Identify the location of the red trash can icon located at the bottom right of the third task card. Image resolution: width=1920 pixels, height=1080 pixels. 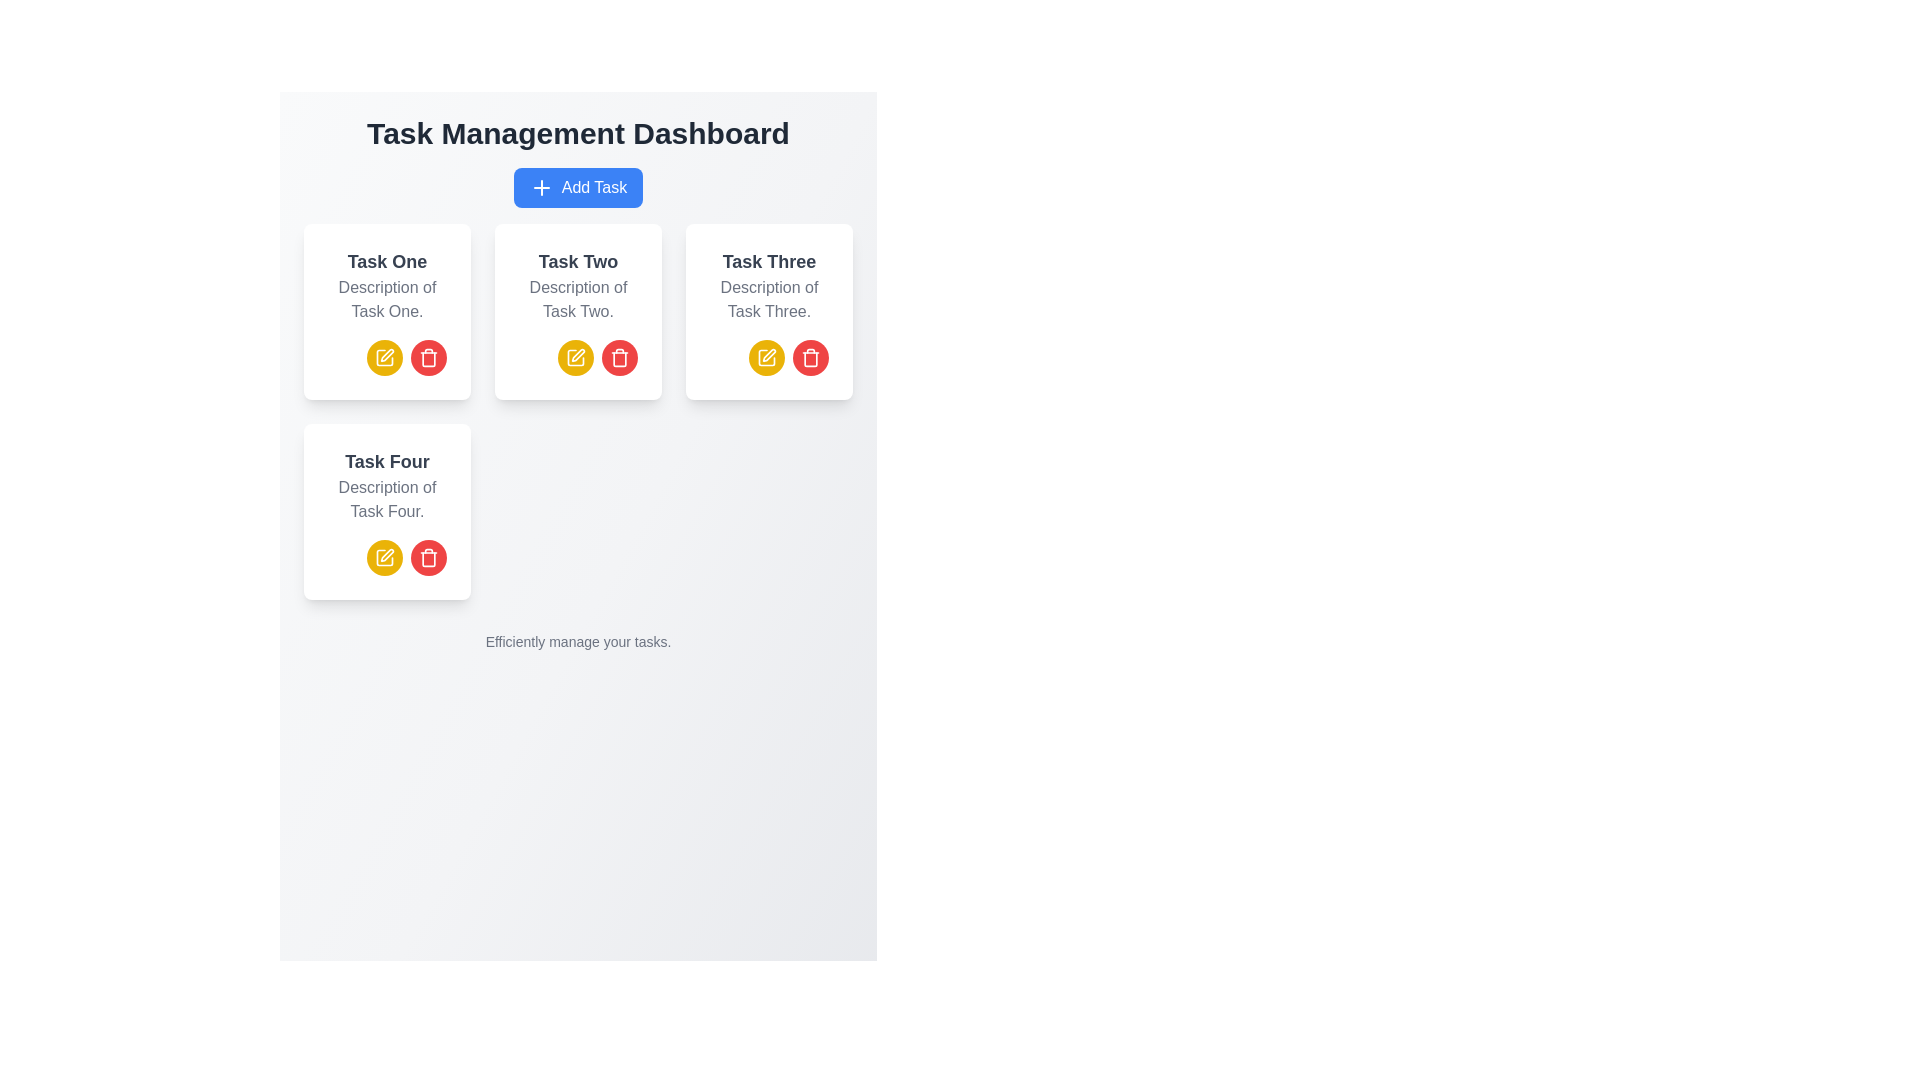
(811, 357).